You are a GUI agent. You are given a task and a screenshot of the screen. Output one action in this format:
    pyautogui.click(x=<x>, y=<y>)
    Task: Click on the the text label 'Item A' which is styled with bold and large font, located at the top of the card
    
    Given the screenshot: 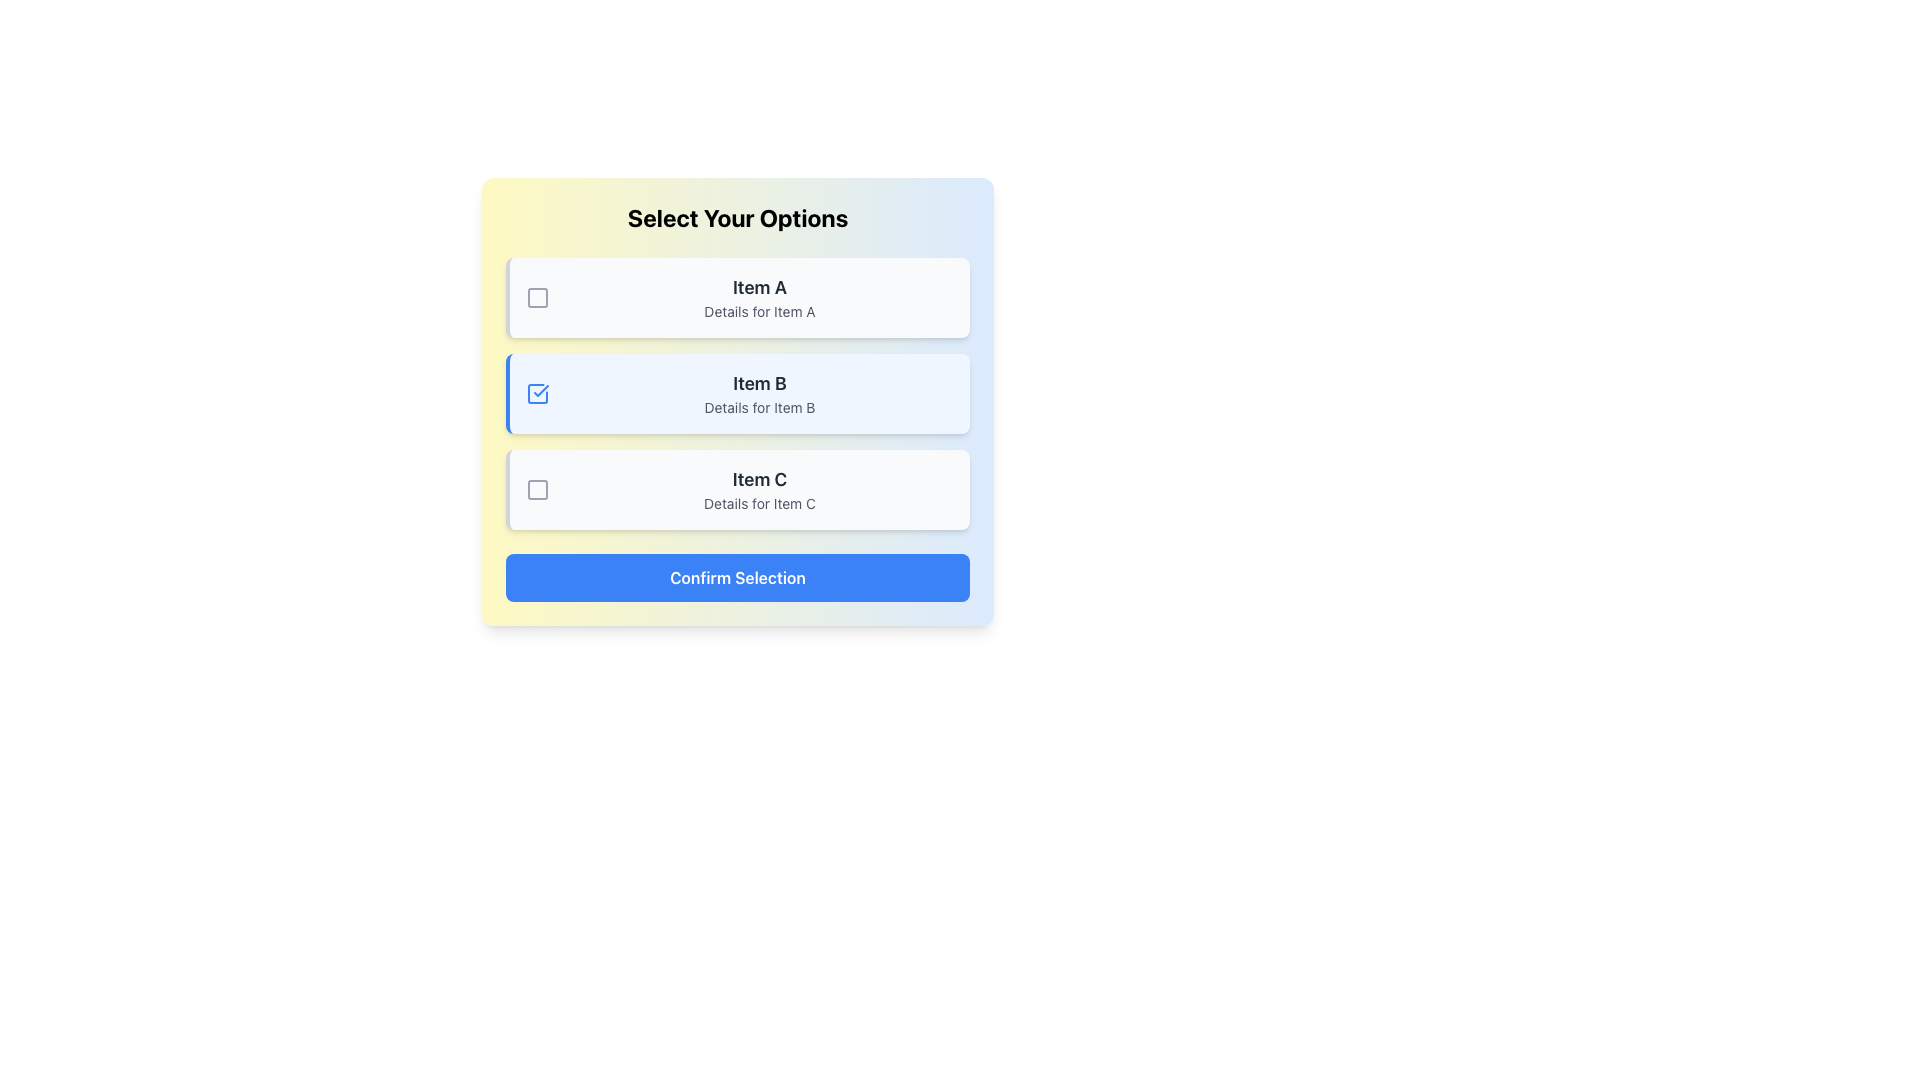 What is the action you would take?
    pyautogui.click(x=758, y=288)
    